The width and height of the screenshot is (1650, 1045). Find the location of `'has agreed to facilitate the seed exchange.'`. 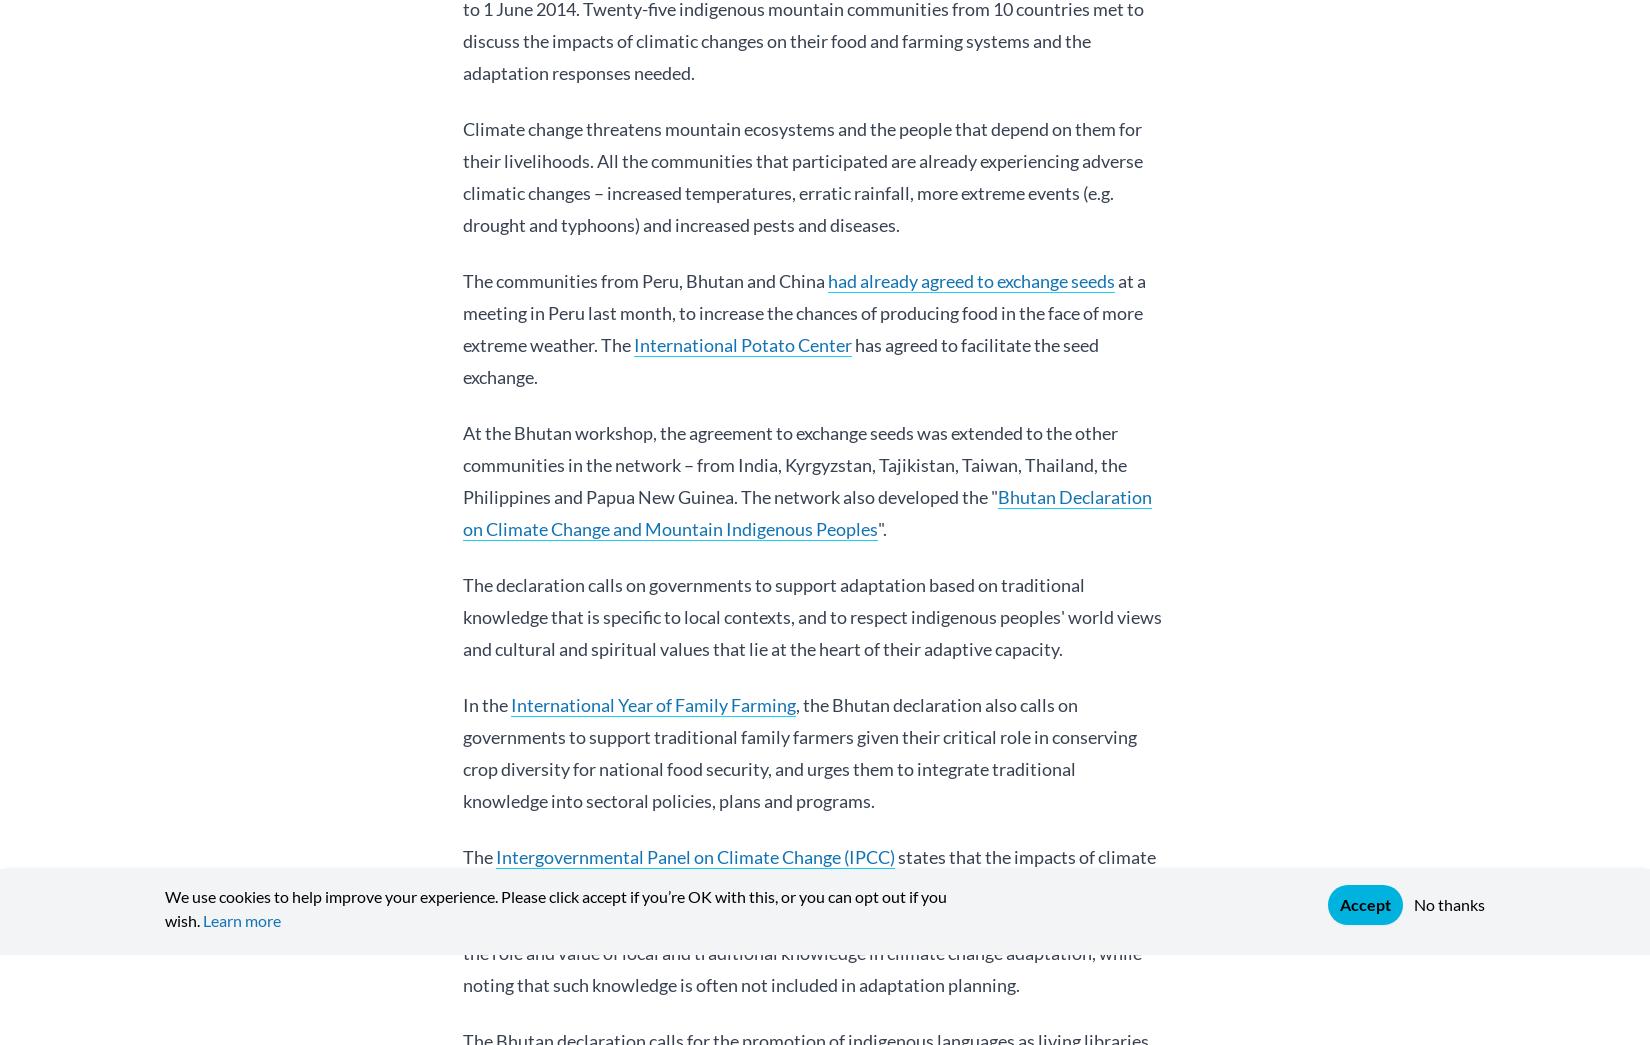

'has agreed to facilitate the seed exchange.' is located at coordinates (779, 360).